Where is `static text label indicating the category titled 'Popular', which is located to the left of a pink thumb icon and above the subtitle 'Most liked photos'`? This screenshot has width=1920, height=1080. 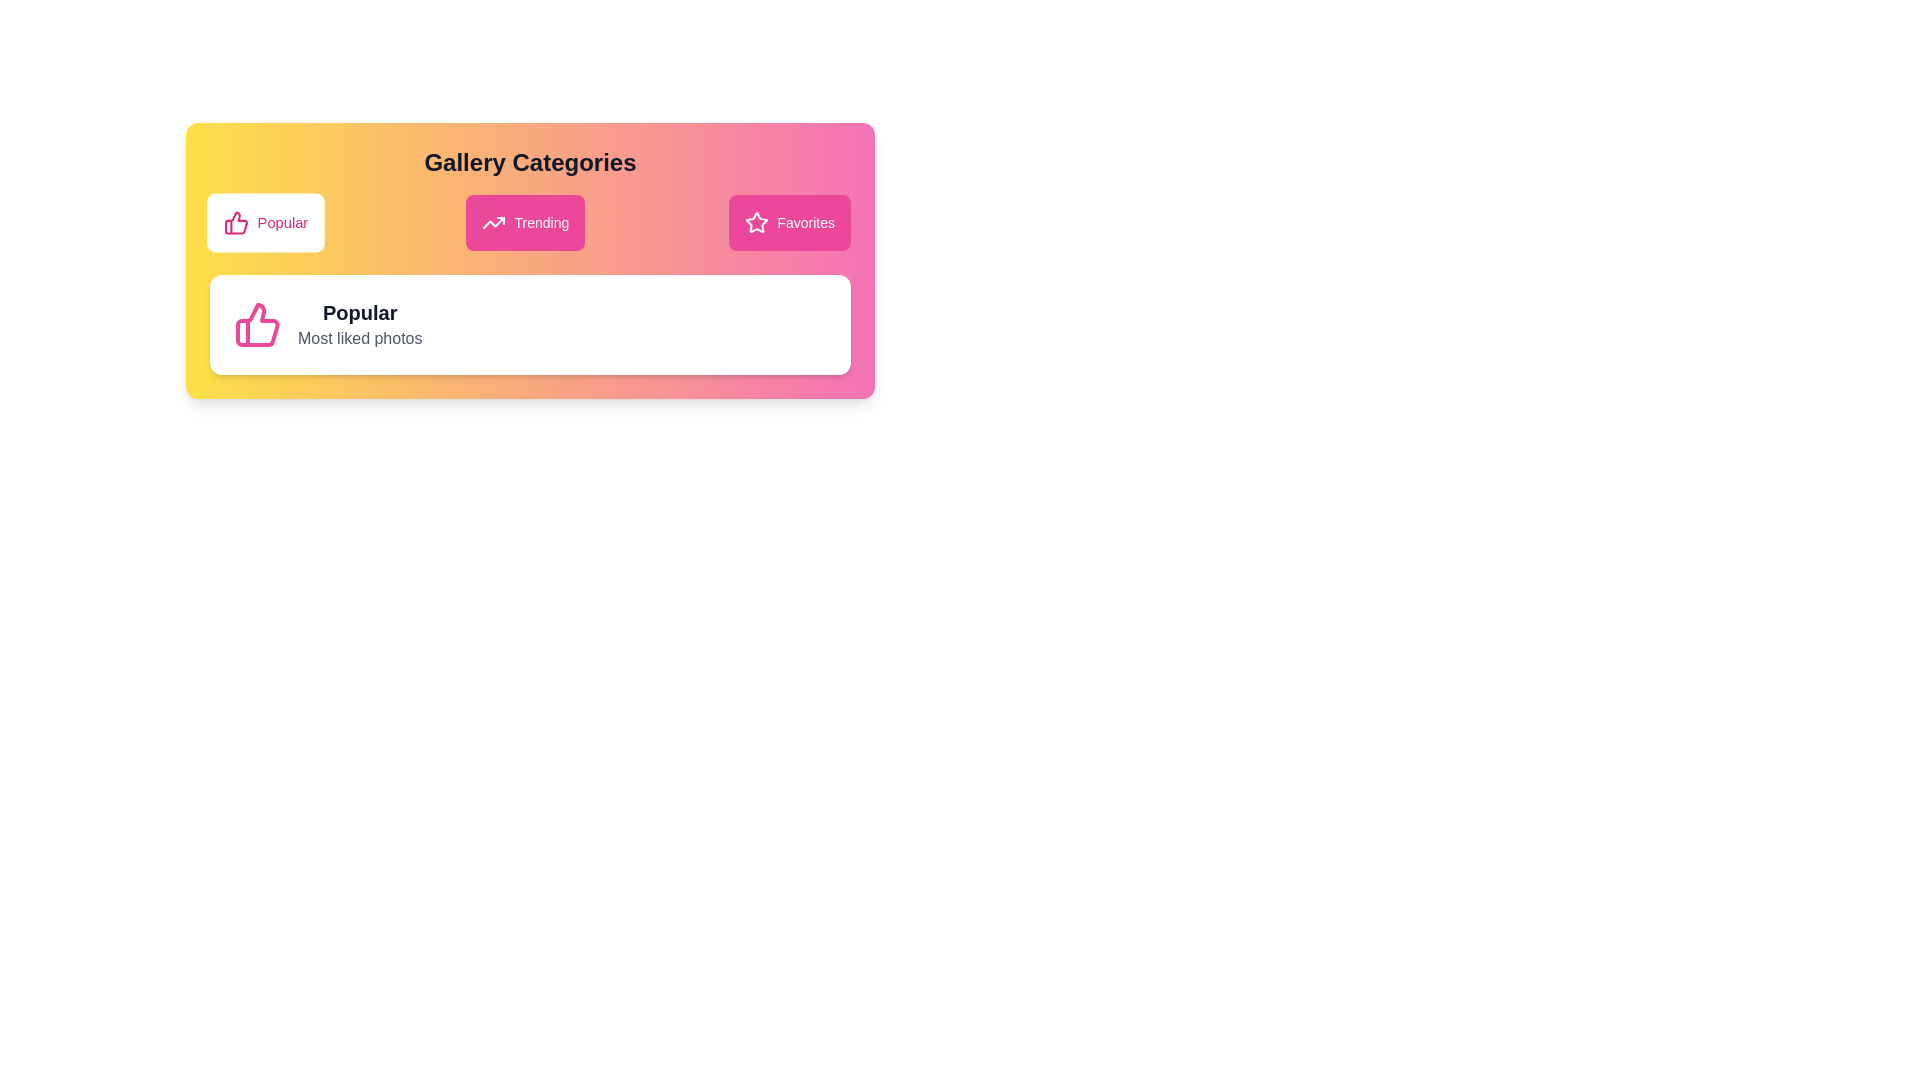 static text label indicating the category titled 'Popular', which is located to the left of a pink thumb icon and above the subtitle 'Most liked photos' is located at coordinates (360, 312).